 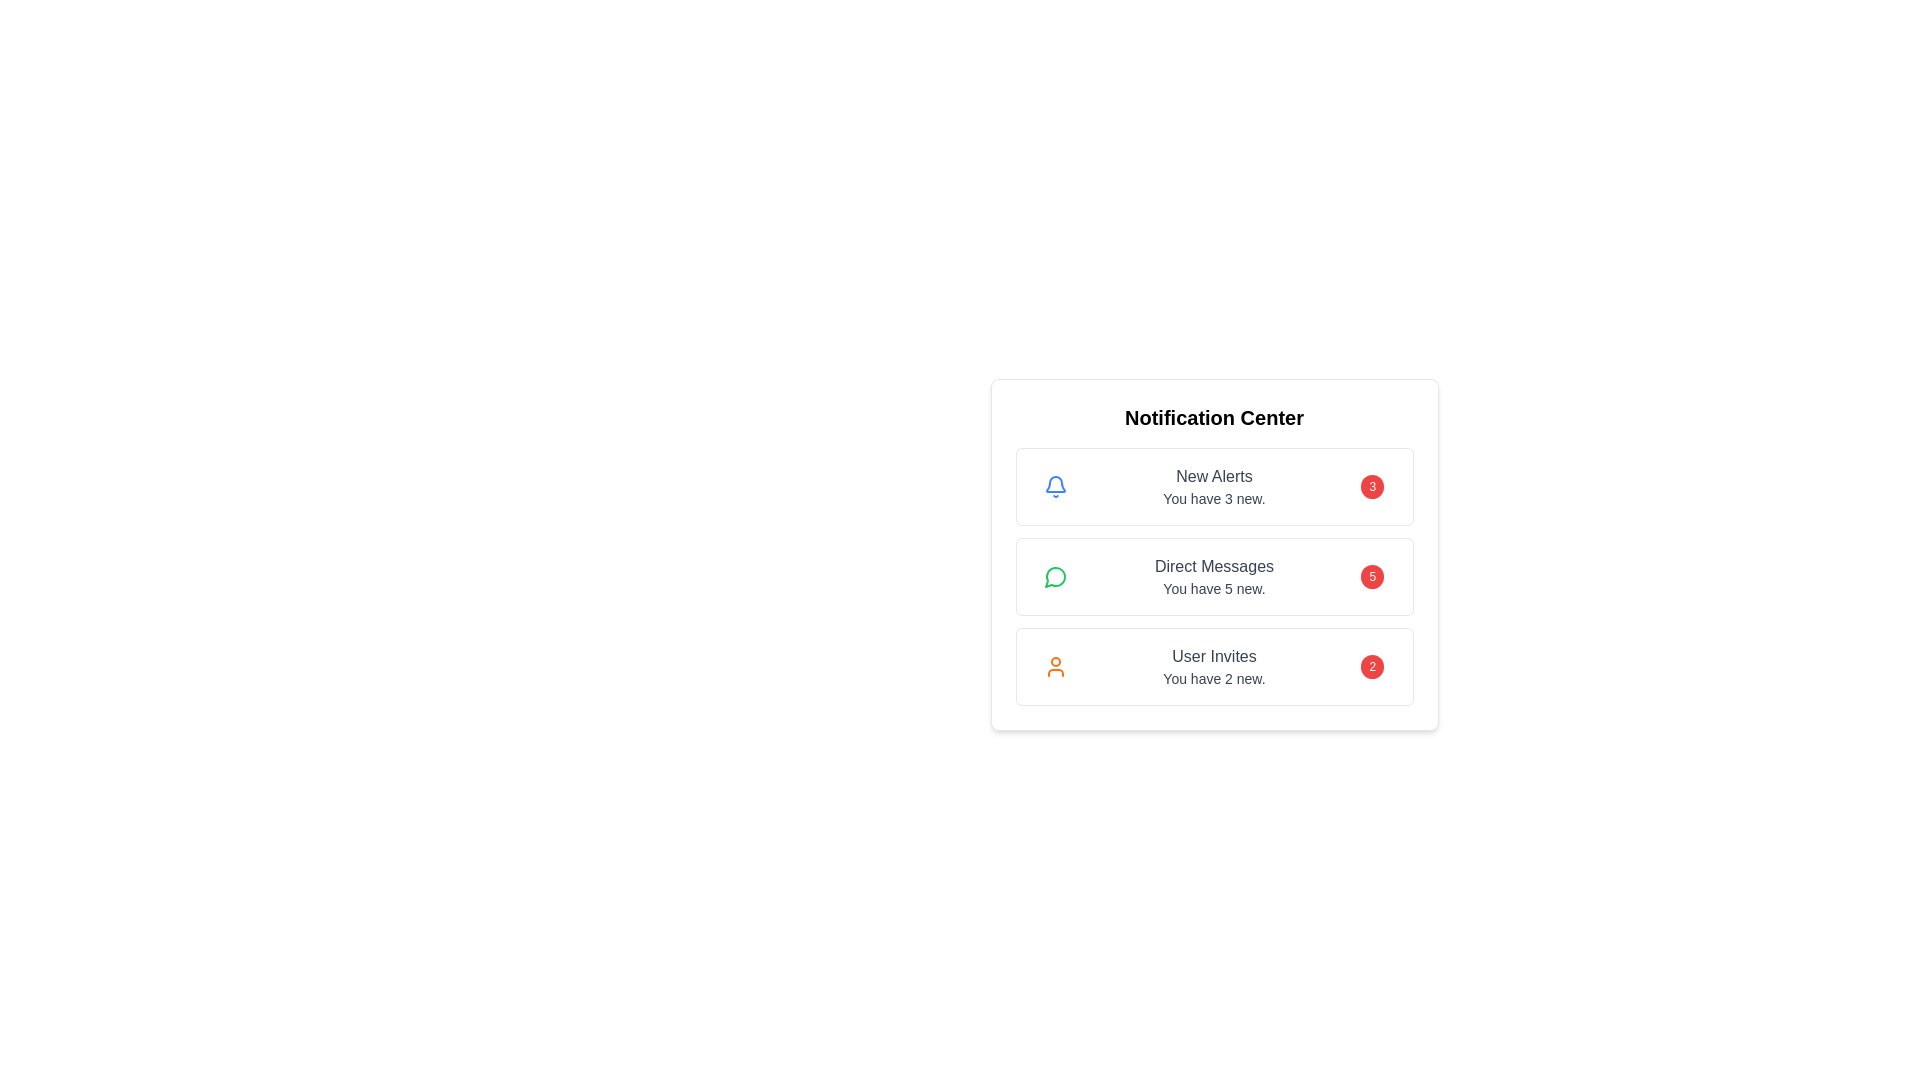 What do you see at coordinates (1371, 667) in the screenshot?
I see `notification count from the Notification Badge located at the far-right side of the 'User Invites' row in the Notification Center card component` at bounding box center [1371, 667].